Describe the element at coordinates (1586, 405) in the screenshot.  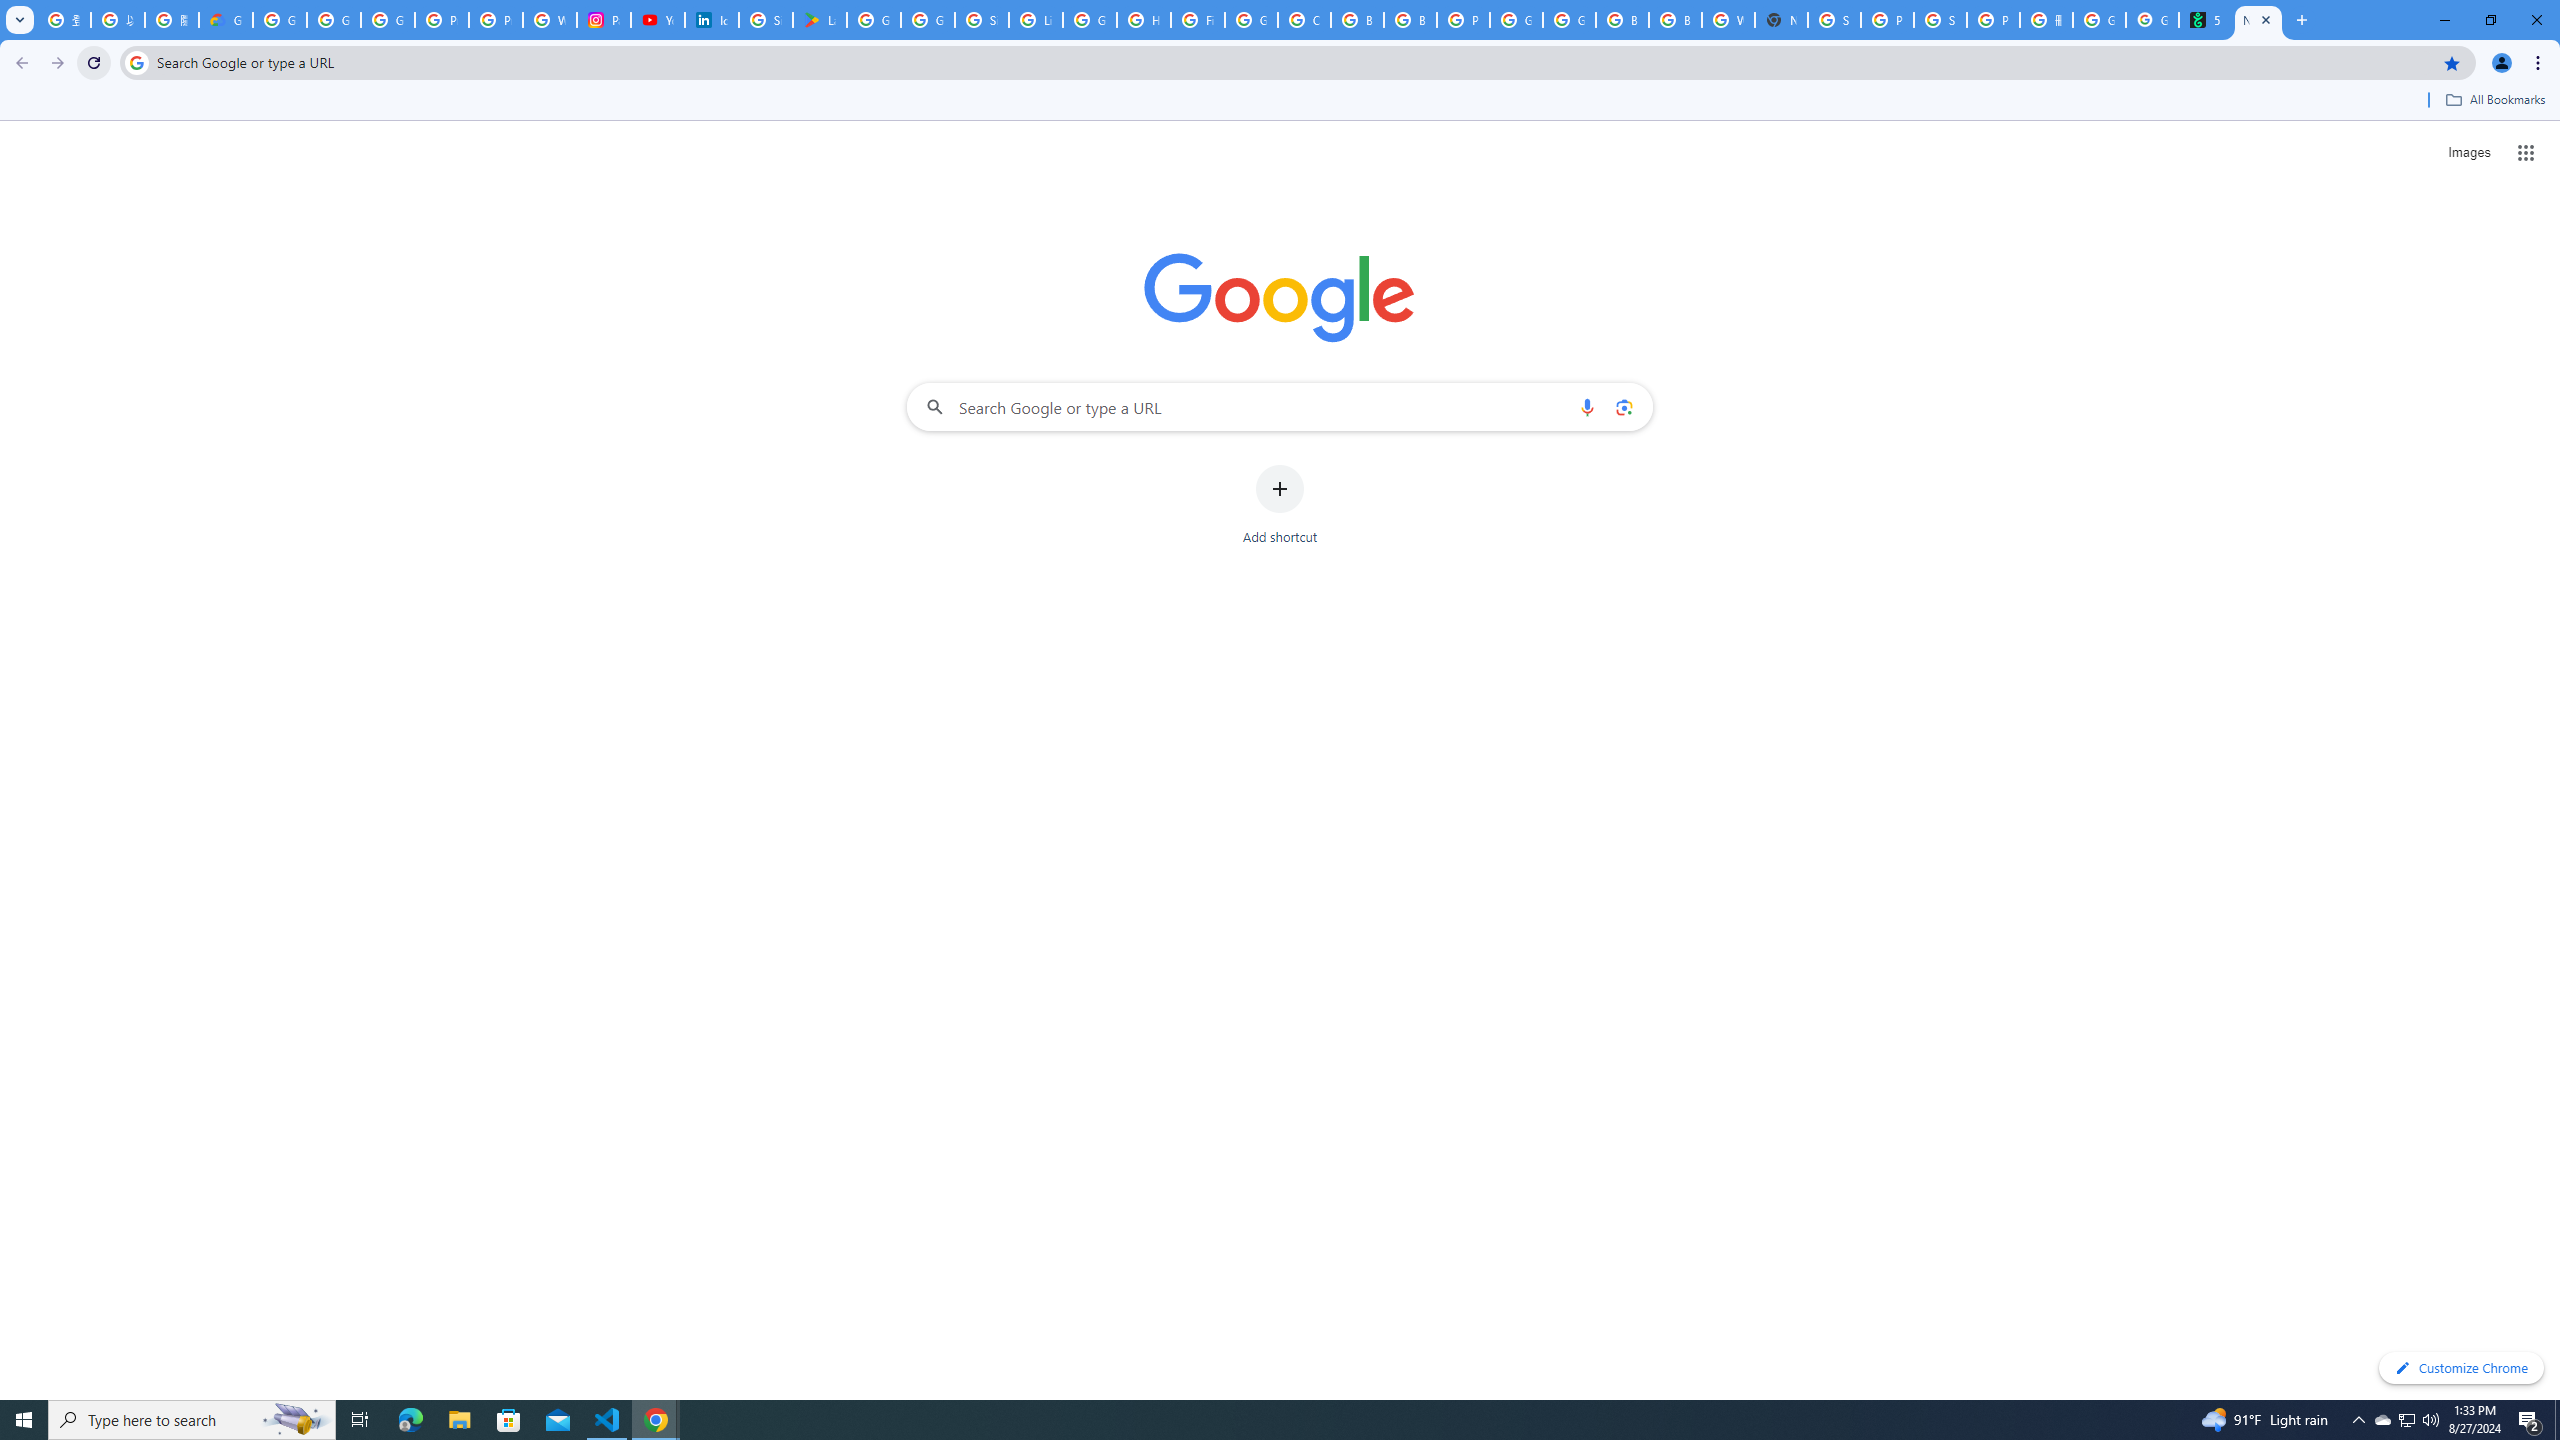
I see `'Search by voice'` at that location.